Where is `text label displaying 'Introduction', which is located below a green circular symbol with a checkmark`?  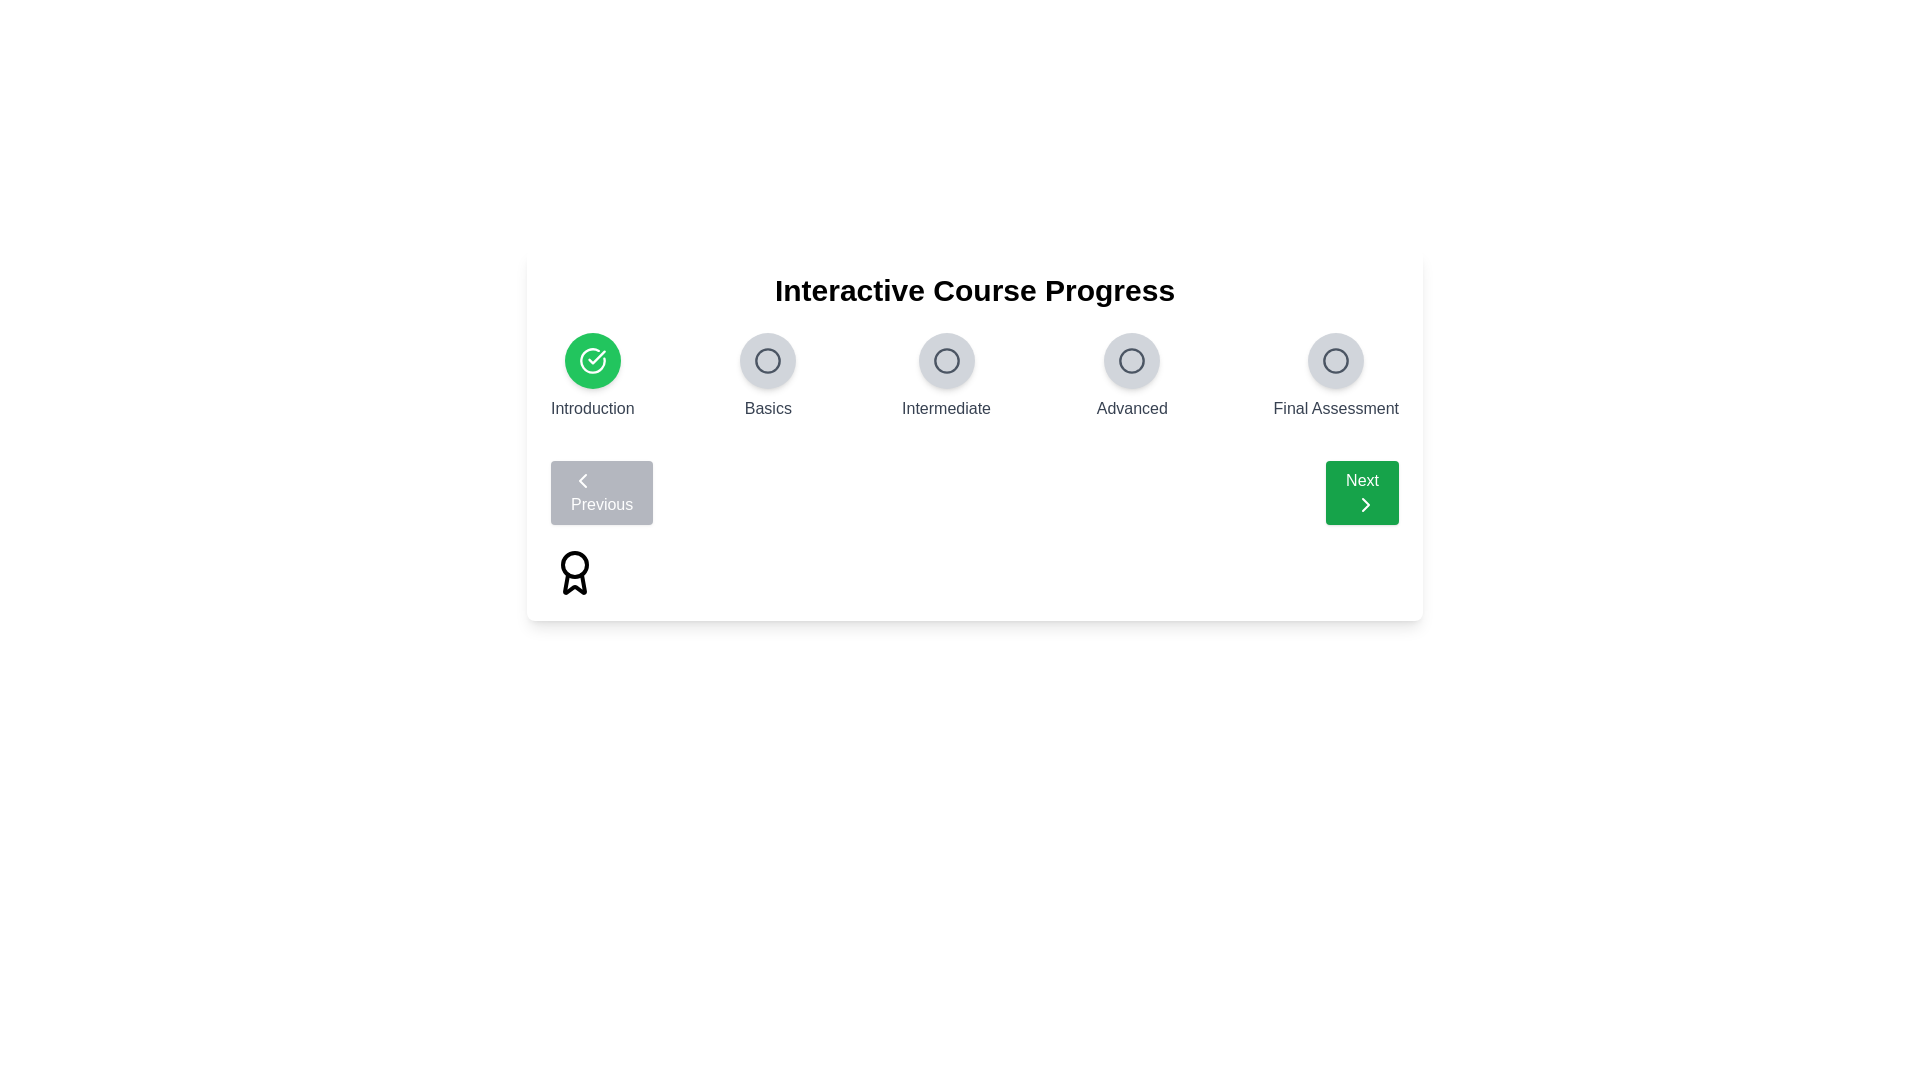
text label displaying 'Introduction', which is located below a green circular symbol with a checkmark is located at coordinates (591, 407).